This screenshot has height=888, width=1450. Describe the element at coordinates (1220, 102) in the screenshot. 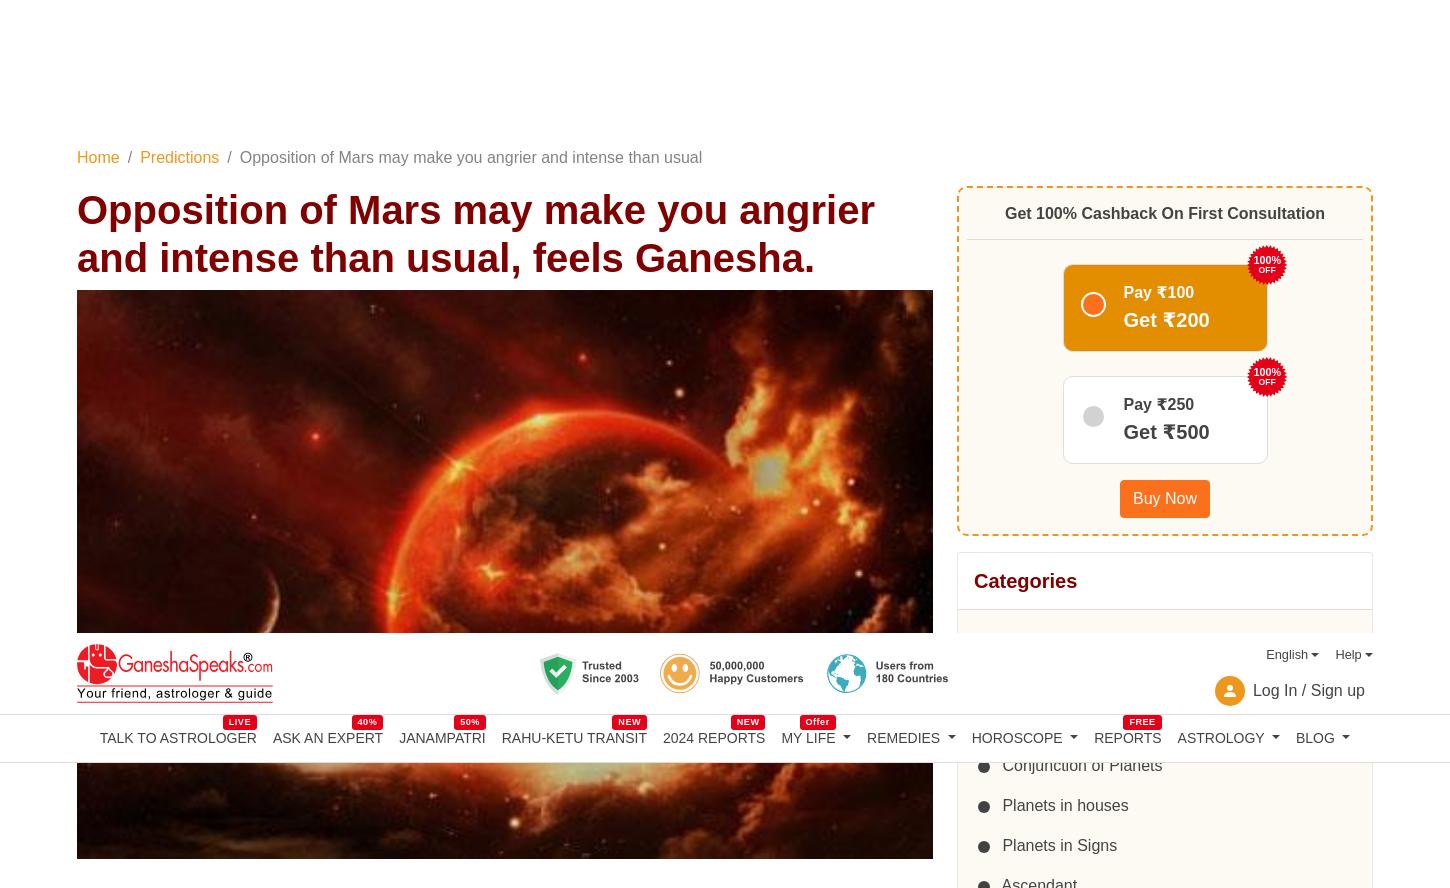

I see `'ASTROLOGY'` at that location.